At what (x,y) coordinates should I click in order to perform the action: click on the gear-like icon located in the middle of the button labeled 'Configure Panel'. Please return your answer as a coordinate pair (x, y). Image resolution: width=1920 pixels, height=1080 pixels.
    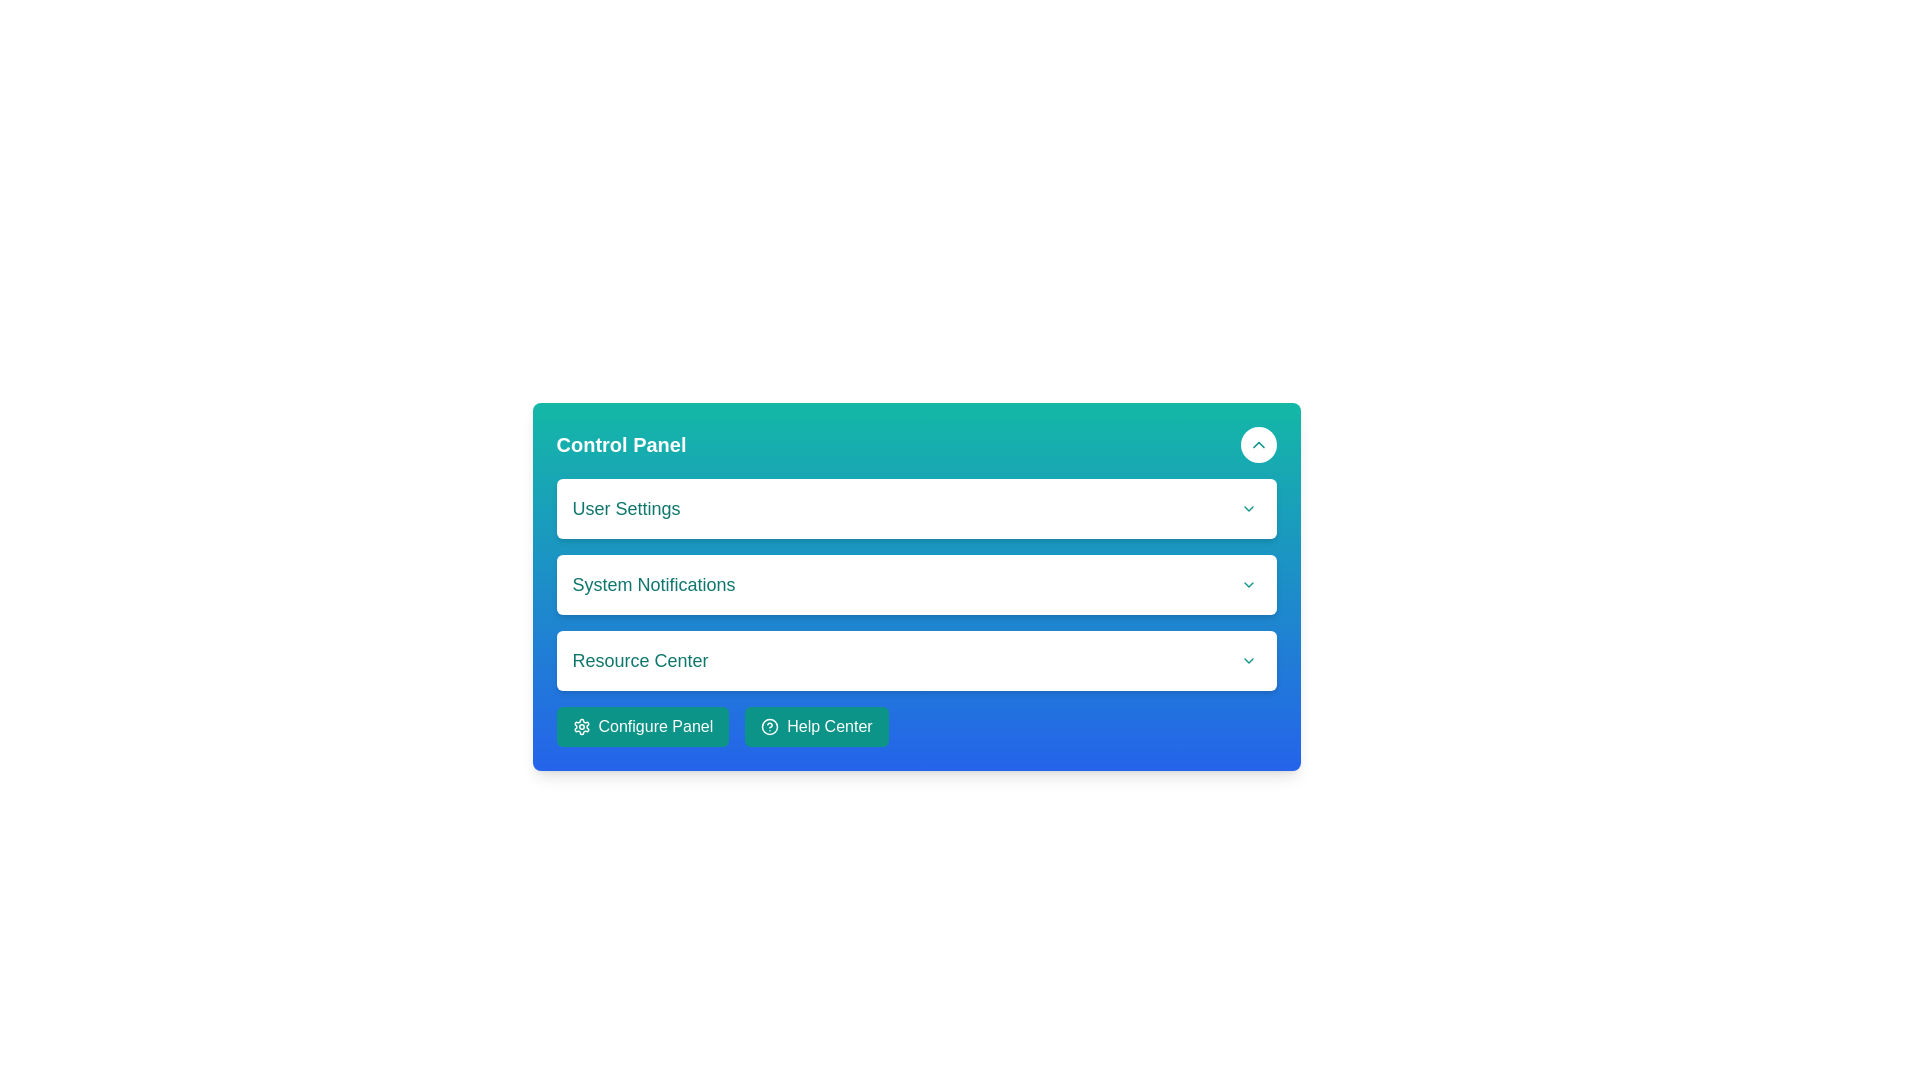
    Looking at the image, I should click on (580, 726).